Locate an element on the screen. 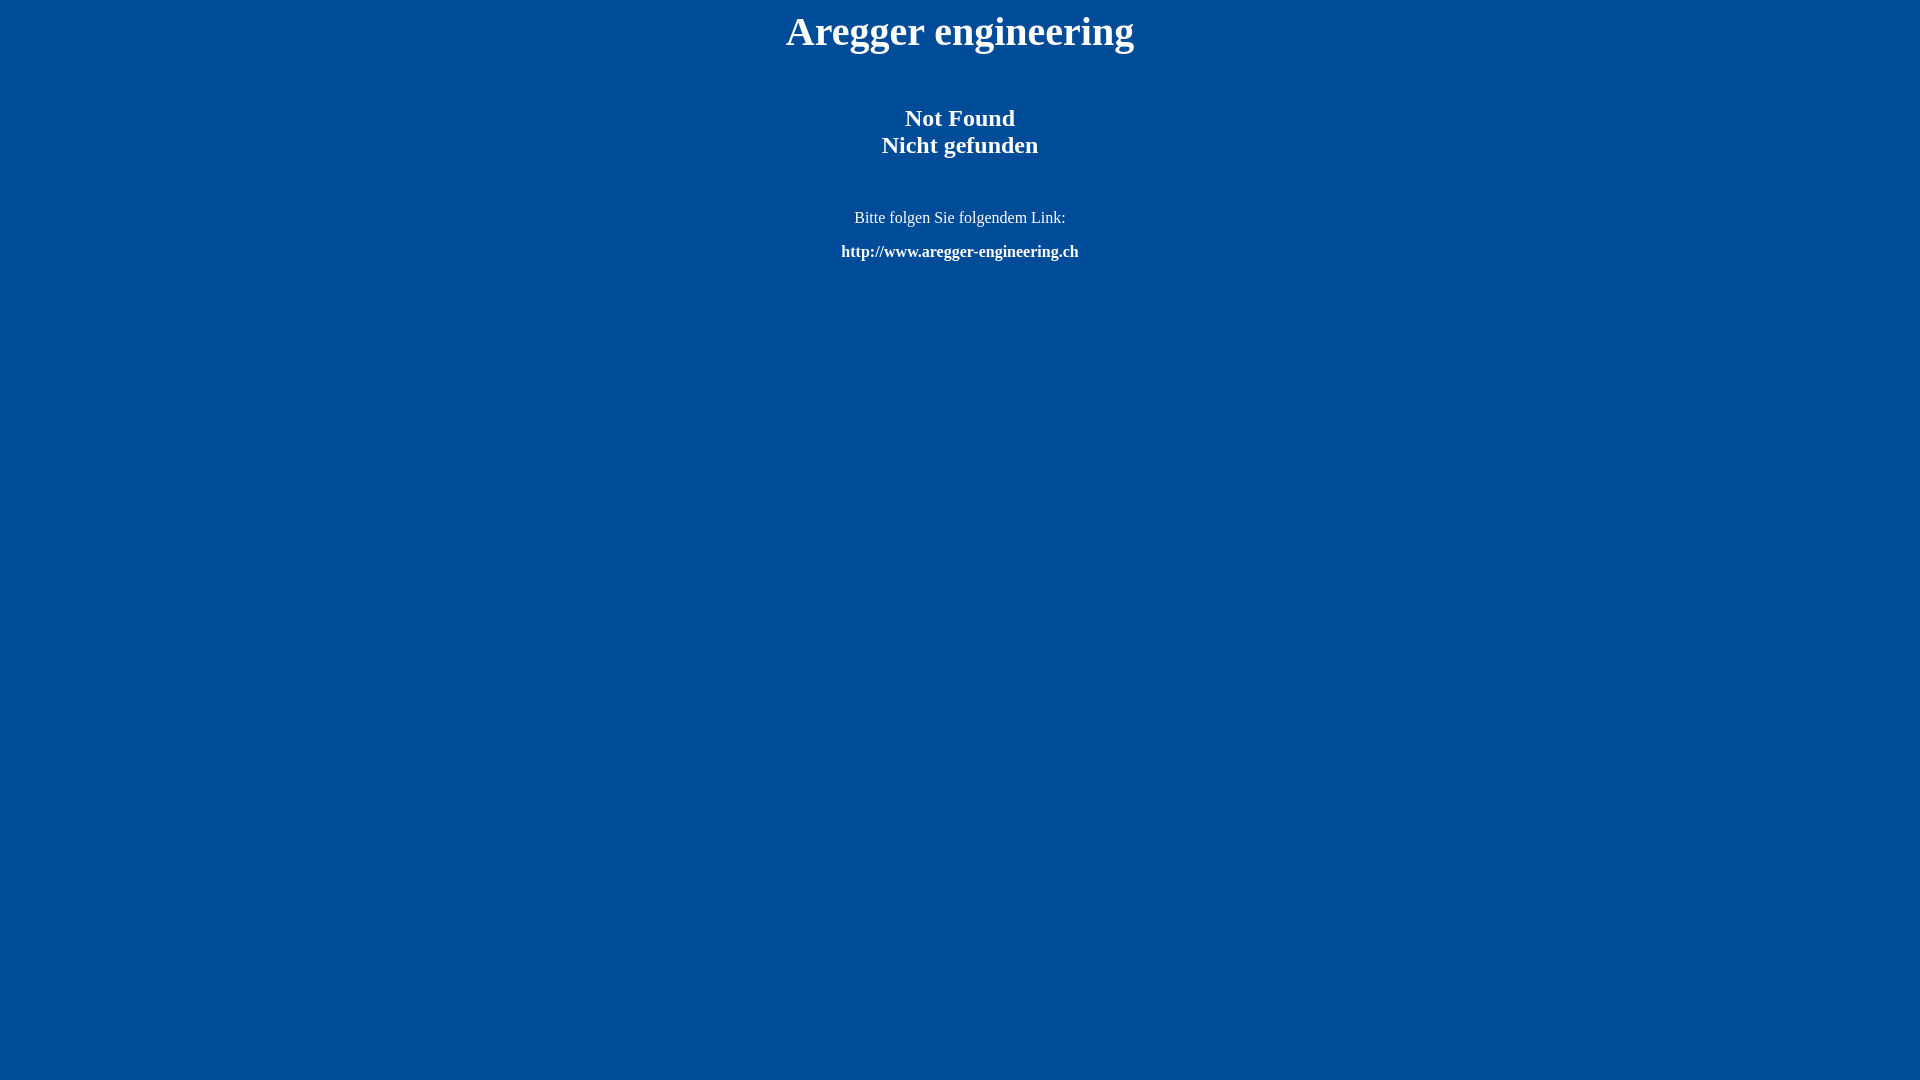 The height and width of the screenshot is (1080, 1920). 'http://www.aregger-engineering.ch' is located at coordinates (958, 250).